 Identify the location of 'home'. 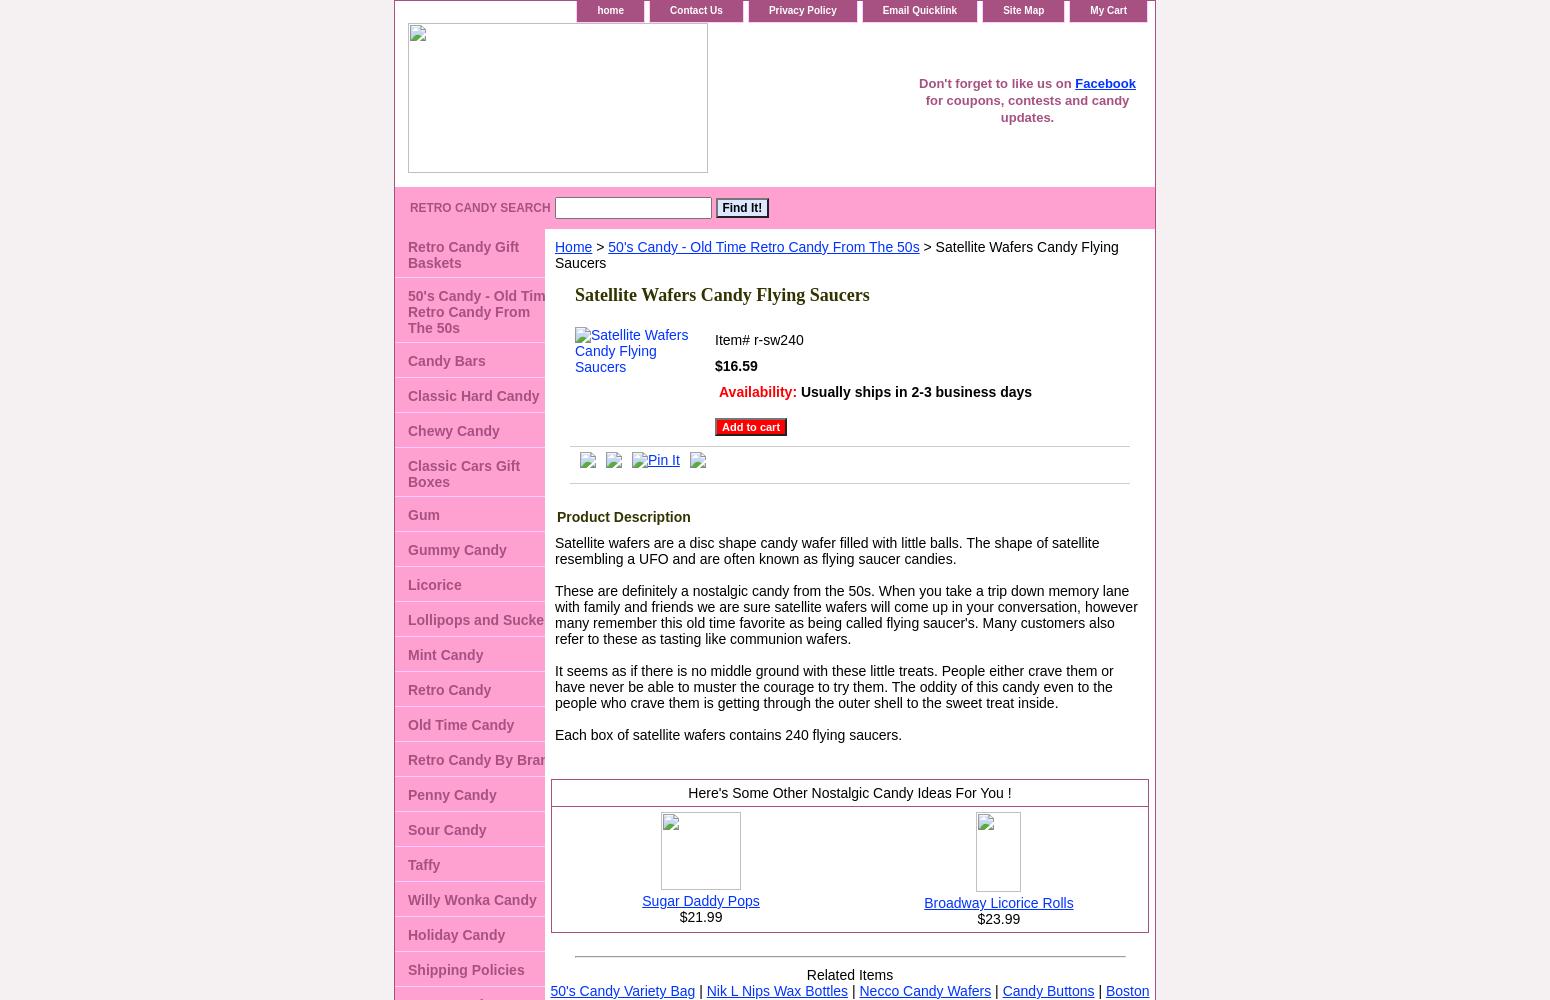
(597, 10).